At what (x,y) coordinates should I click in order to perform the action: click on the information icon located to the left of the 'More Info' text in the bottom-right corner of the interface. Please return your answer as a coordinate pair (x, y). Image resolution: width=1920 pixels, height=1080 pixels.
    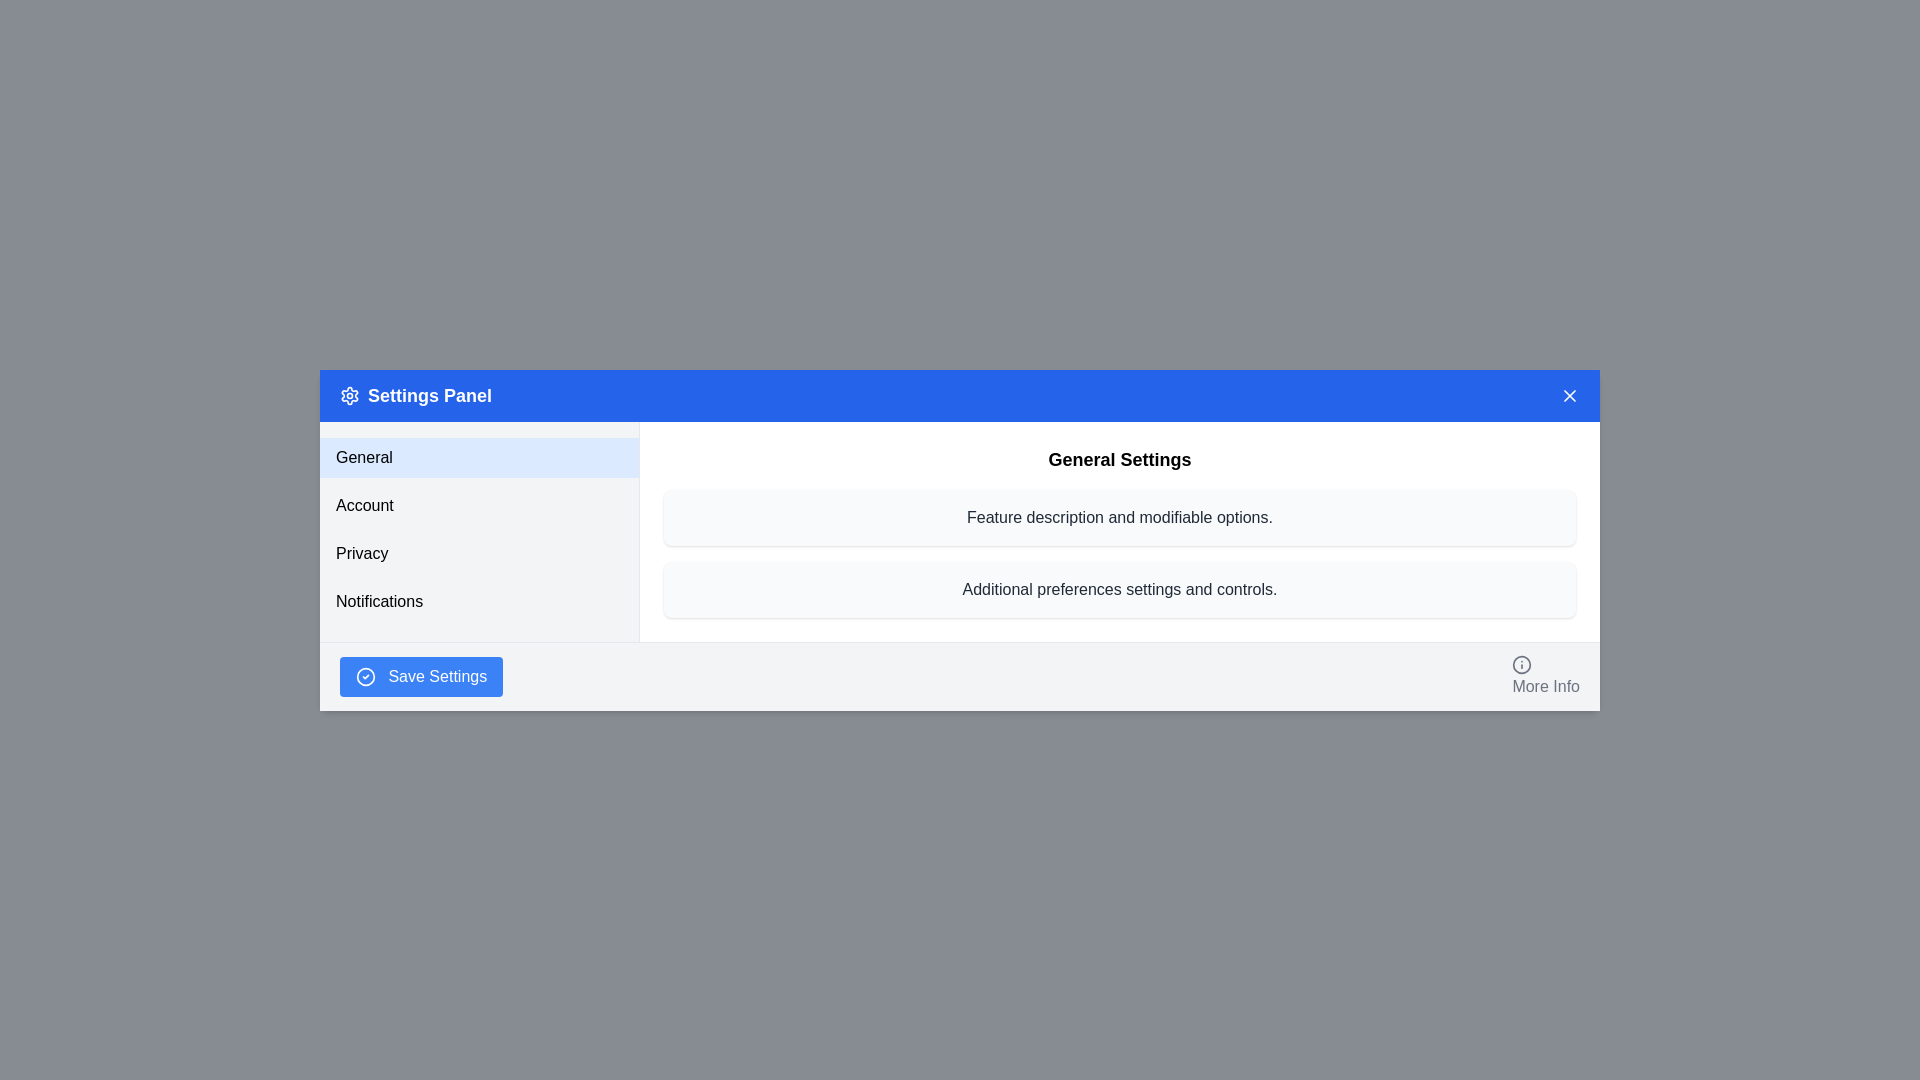
    Looking at the image, I should click on (1521, 664).